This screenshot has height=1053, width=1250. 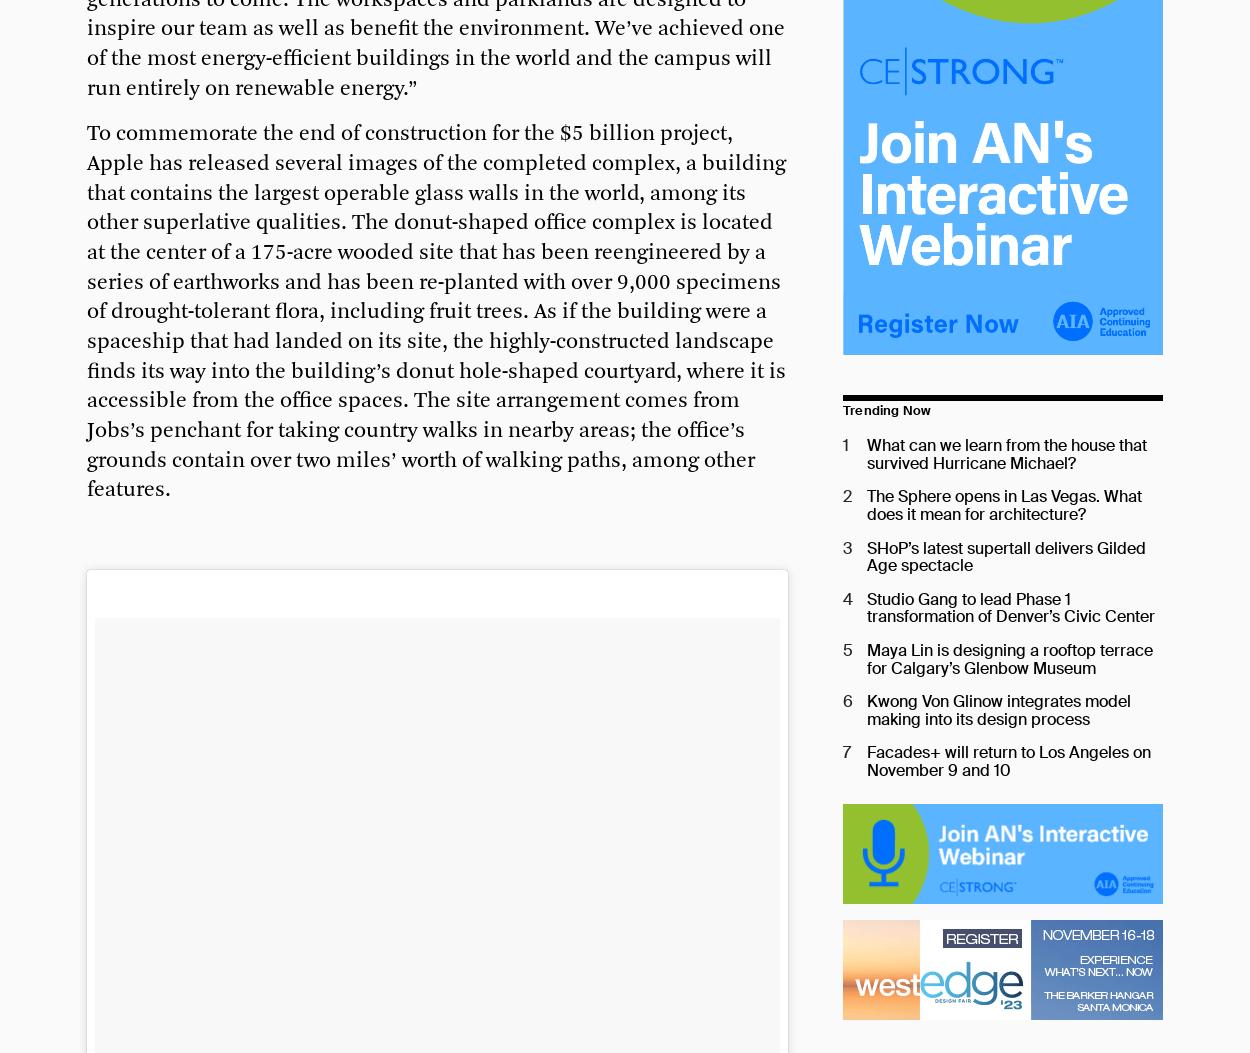 What do you see at coordinates (886, 410) in the screenshot?
I see `'Trending Now'` at bounding box center [886, 410].